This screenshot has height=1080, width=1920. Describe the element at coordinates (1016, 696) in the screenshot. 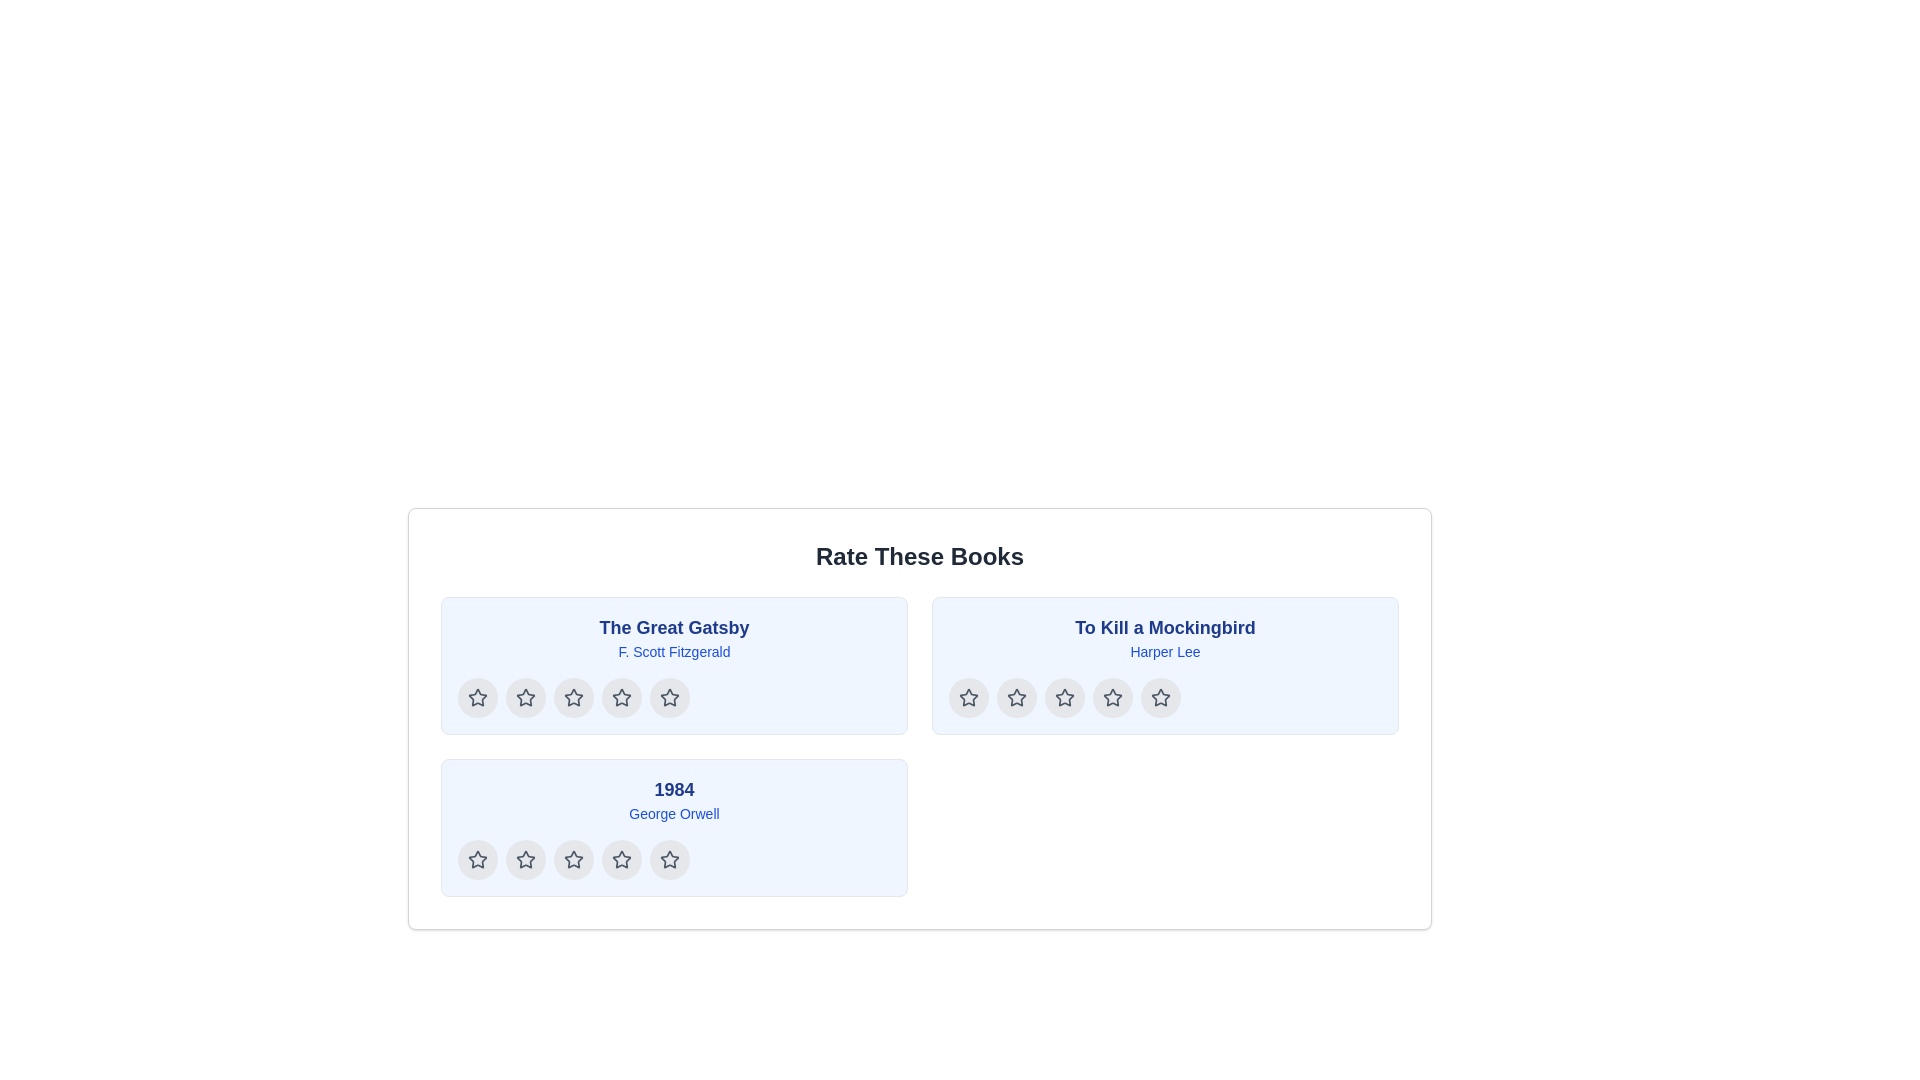

I see `the second rating star icon under the book 'To Kill a Mockingbird'` at that location.